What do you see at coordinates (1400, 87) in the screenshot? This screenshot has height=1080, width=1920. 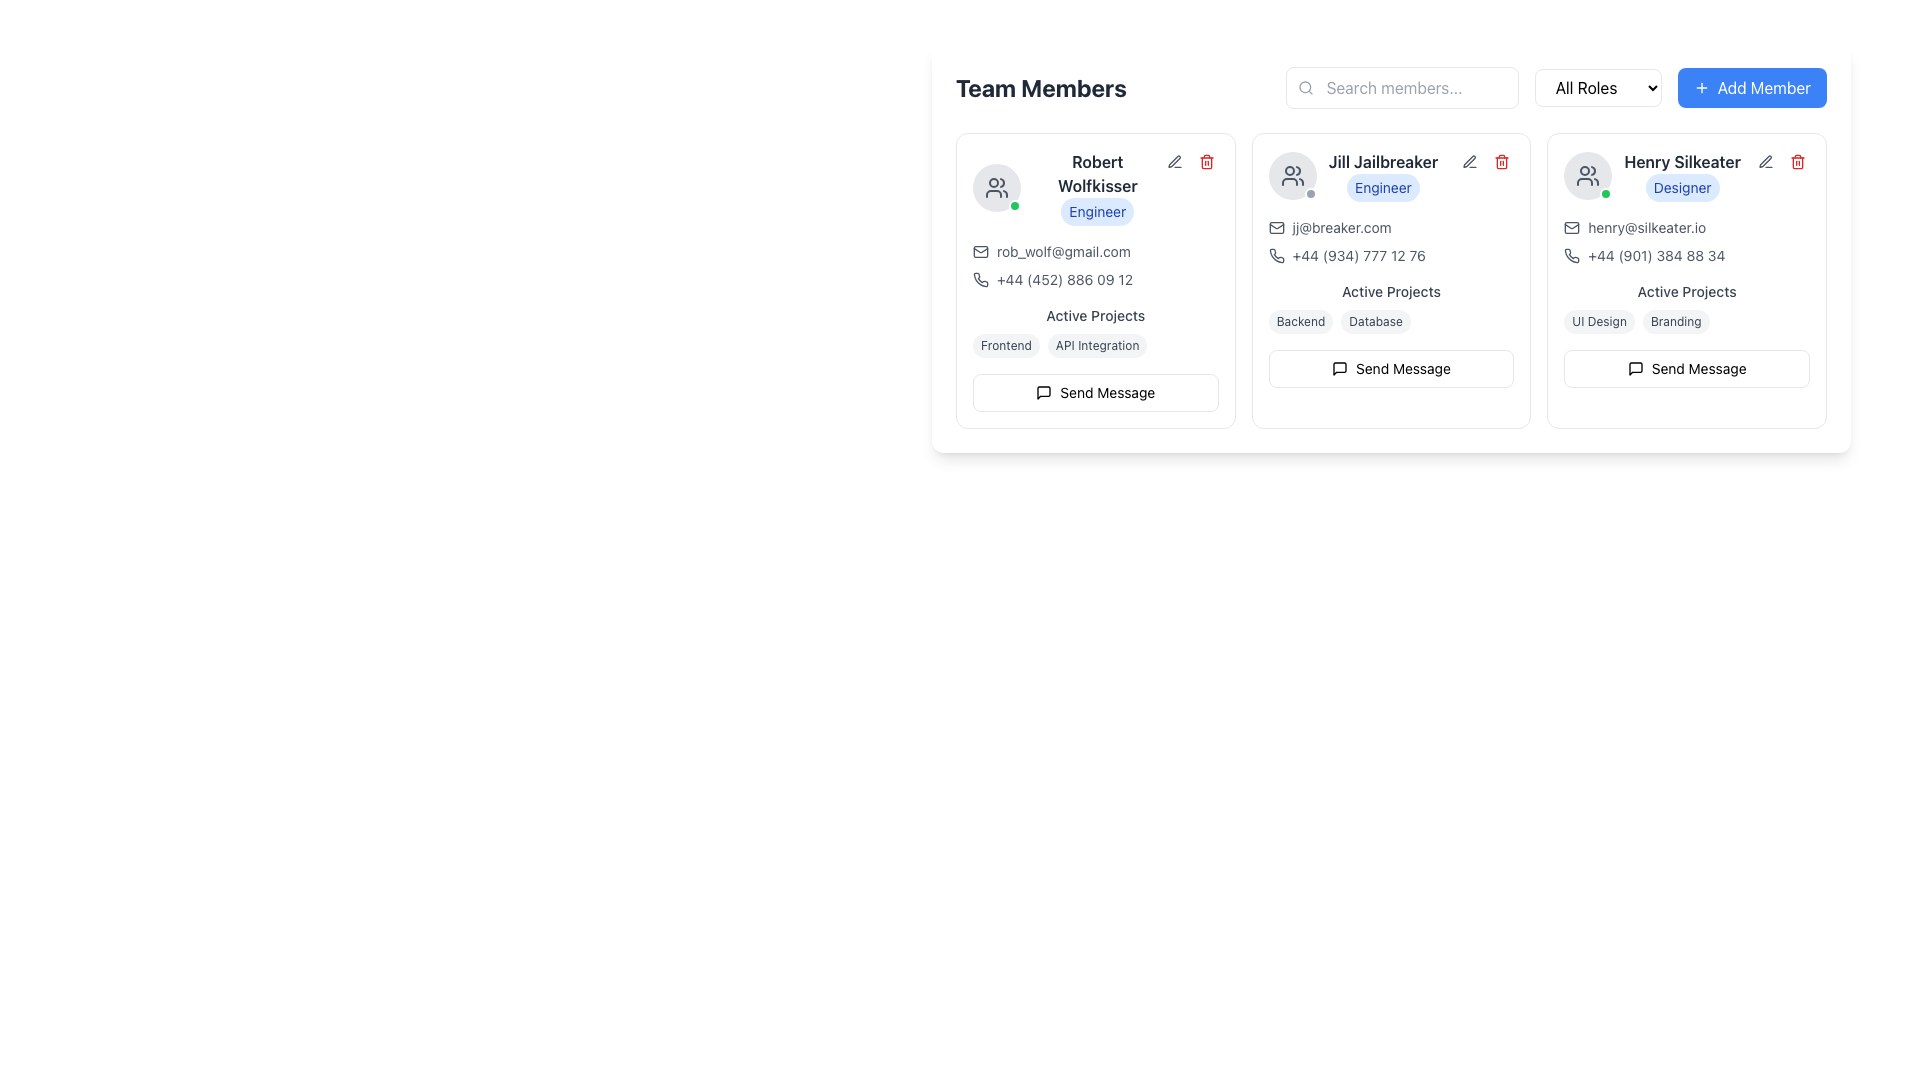 I see `the text input field with the placeholder 'Search members...' to focus on it` at bounding box center [1400, 87].